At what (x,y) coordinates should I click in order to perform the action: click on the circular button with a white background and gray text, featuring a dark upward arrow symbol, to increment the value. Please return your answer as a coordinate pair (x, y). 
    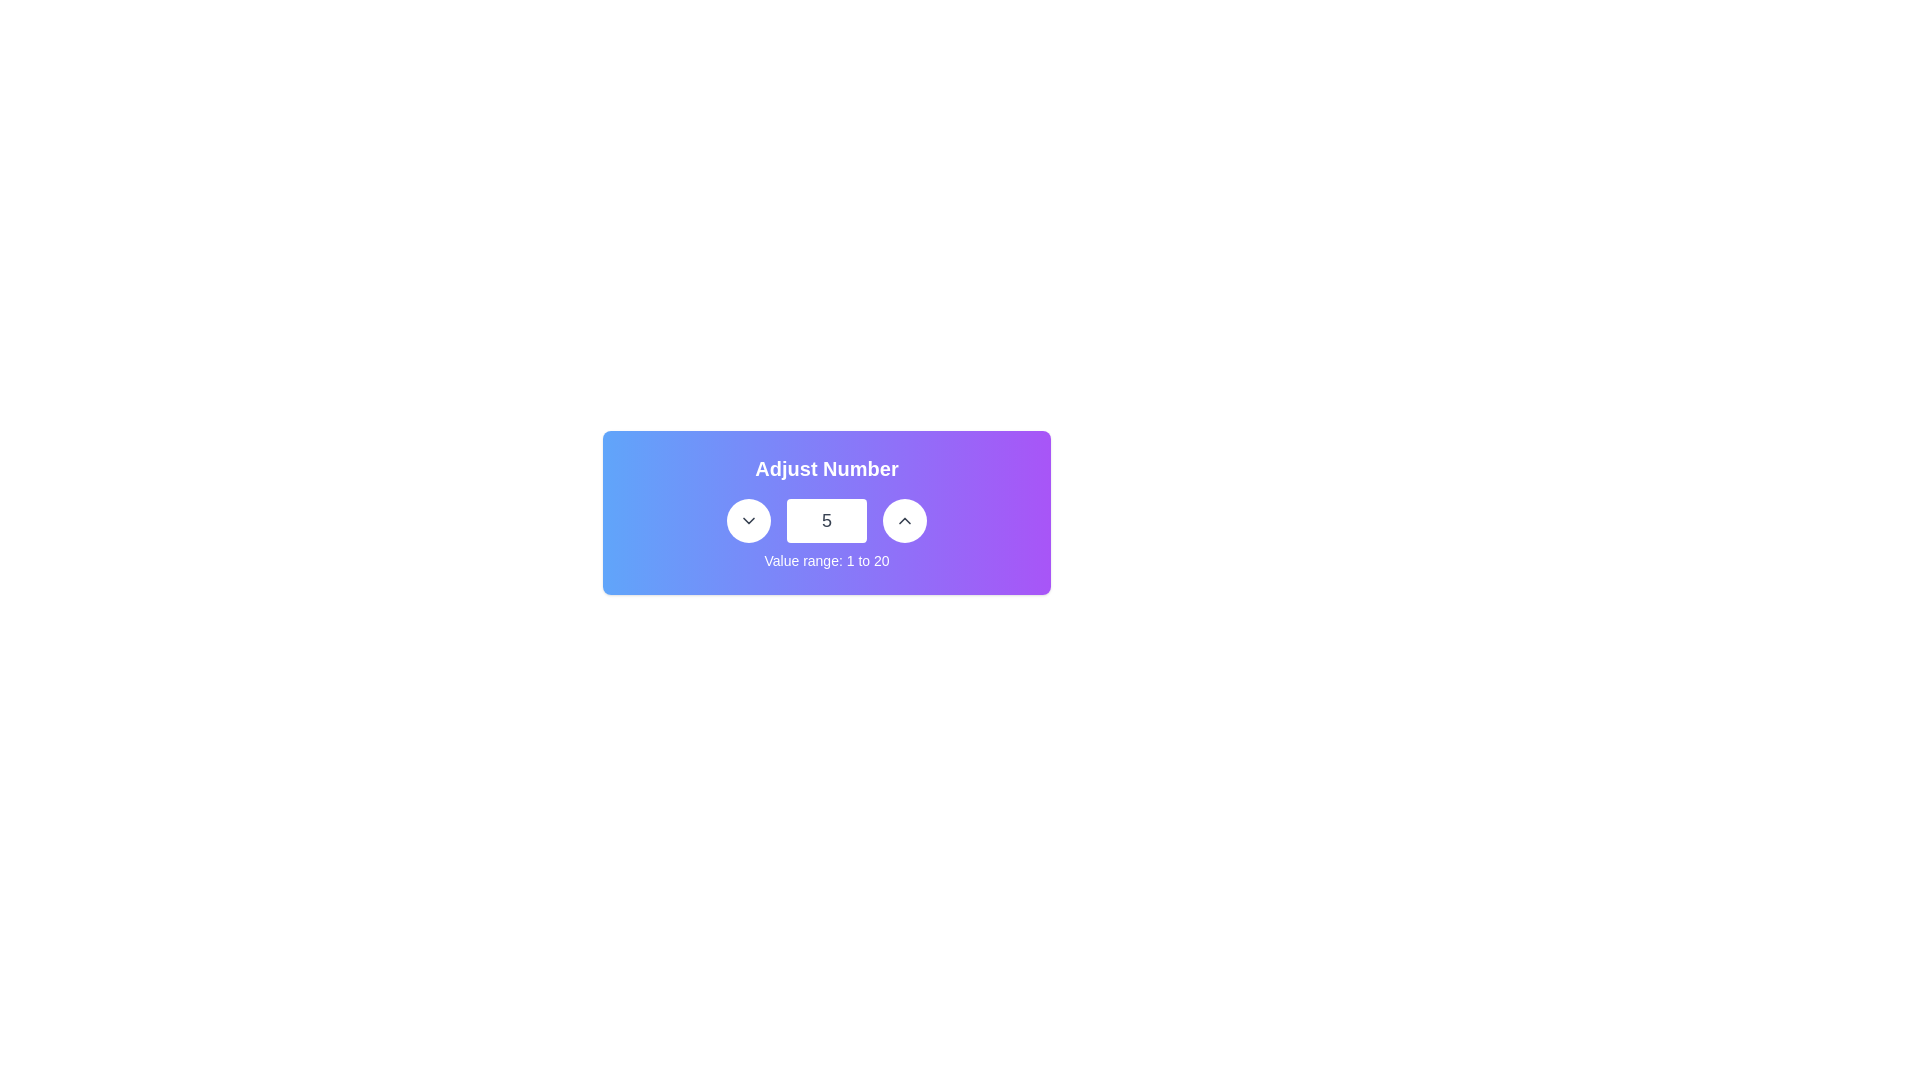
    Looking at the image, I should click on (904, 519).